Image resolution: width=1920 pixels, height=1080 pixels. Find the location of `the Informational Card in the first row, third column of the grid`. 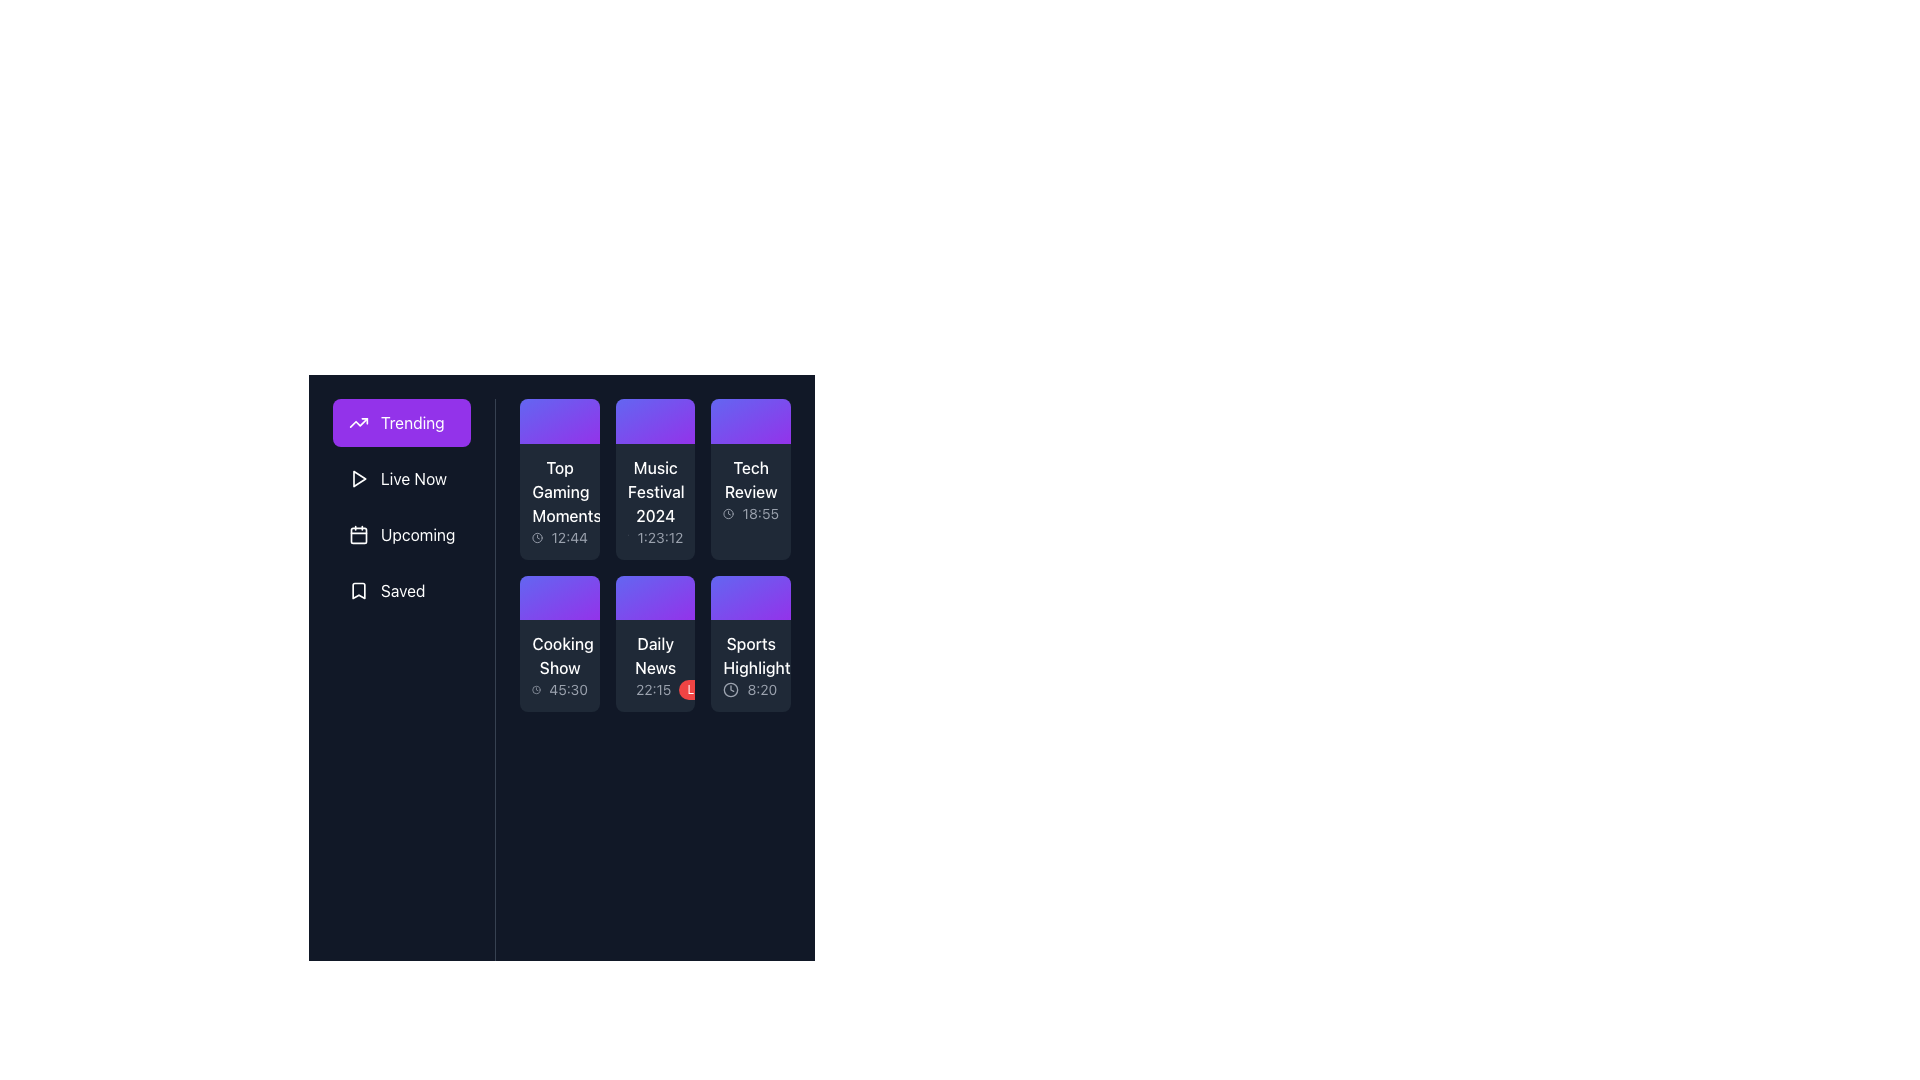

the Informational Card in the first row, third column of the grid is located at coordinates (750, 489).